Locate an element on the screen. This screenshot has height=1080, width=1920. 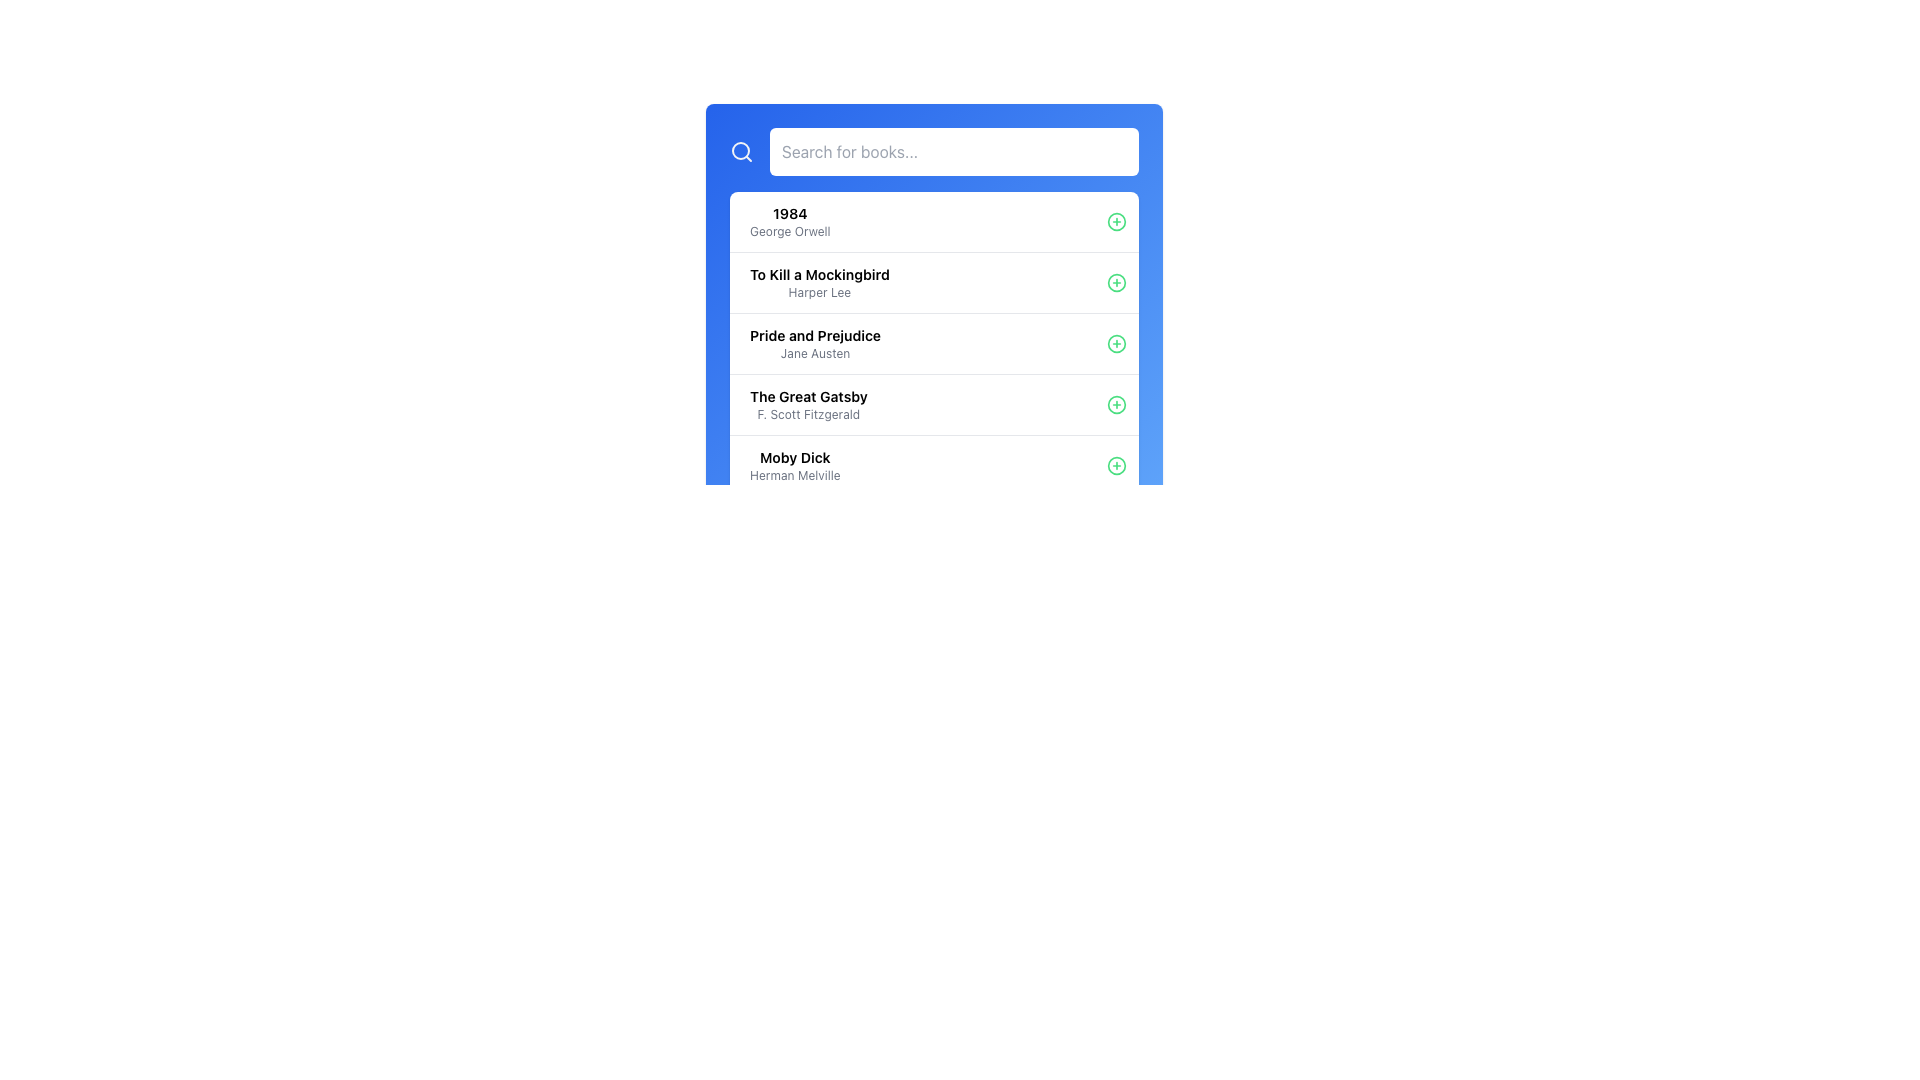
the circular green outlined button with a '+' symbol located to the right of the '1984 - George Orwell' list item is located at coordinates (1116, 222).